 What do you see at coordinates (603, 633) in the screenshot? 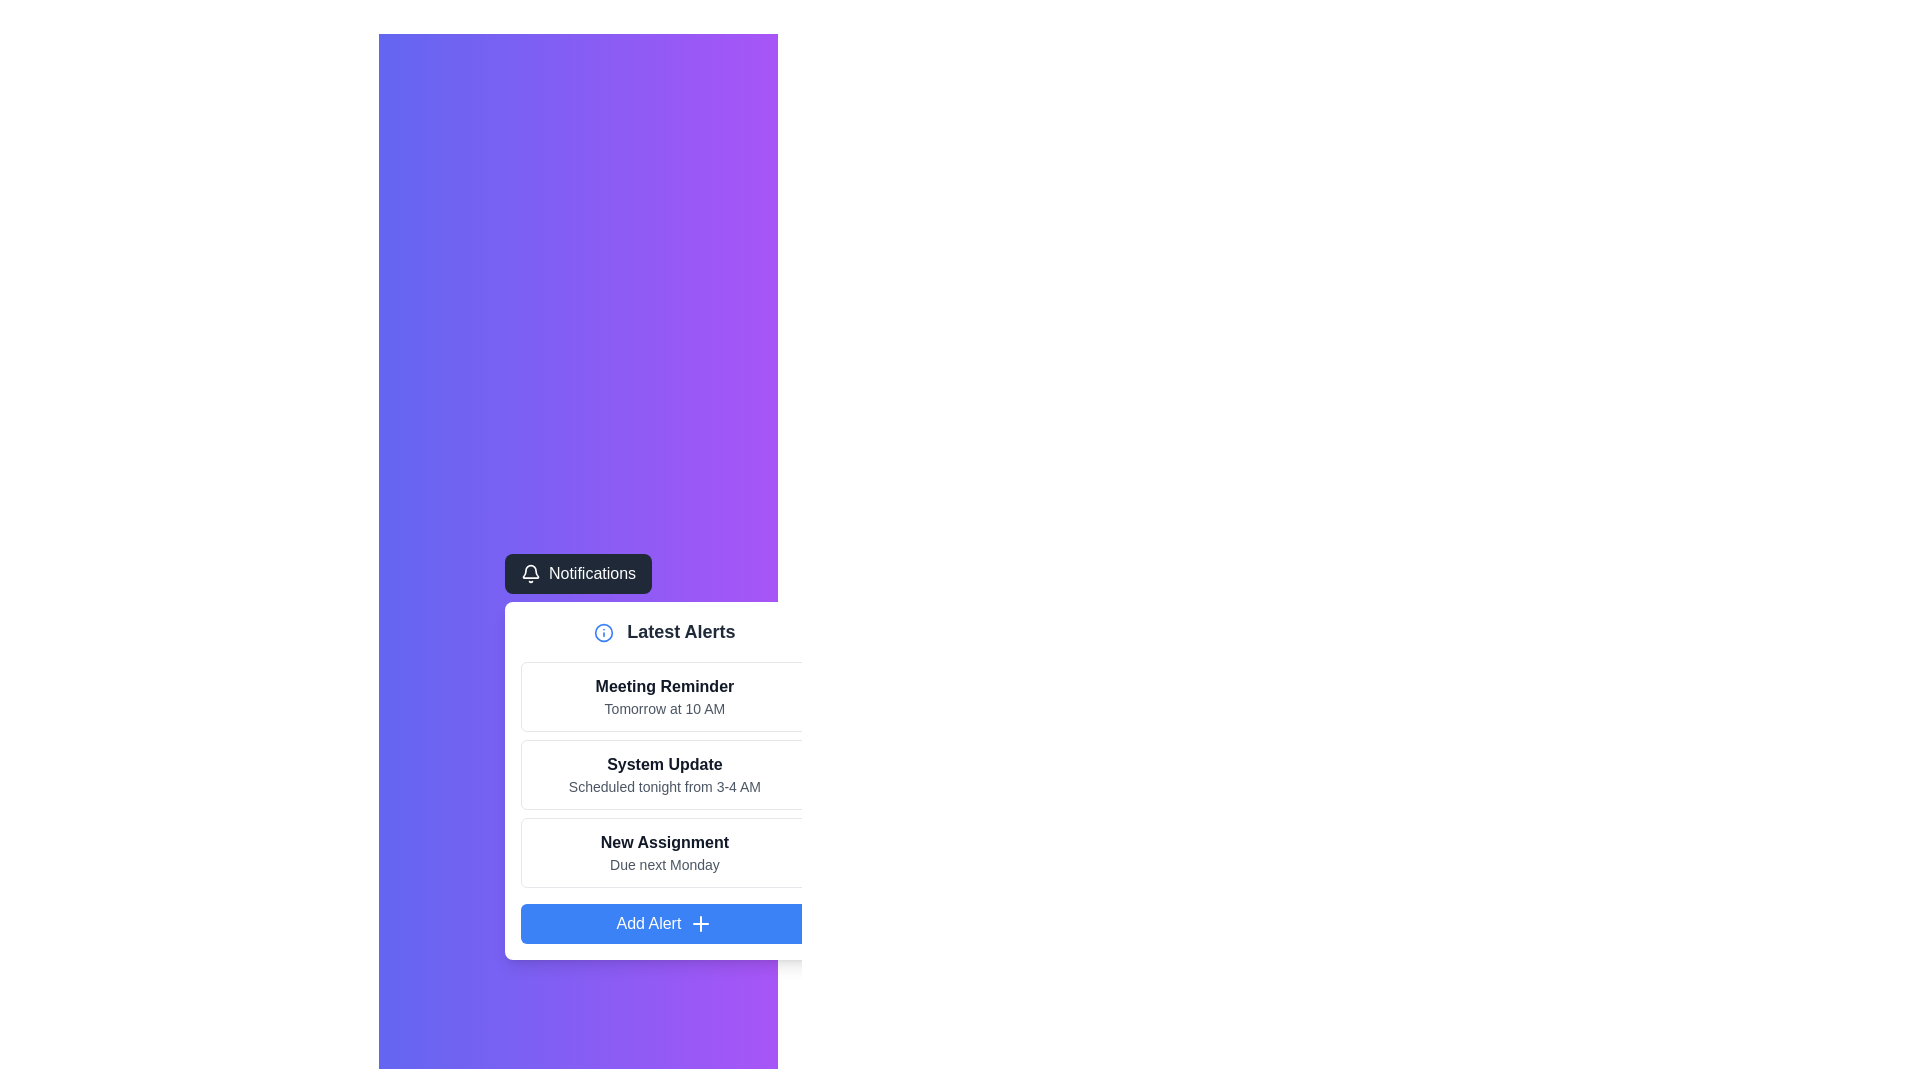
I see `the informational icon located to the left of the 'Latest Alerts' title in the notification panel` at bounding box center [603, 633].